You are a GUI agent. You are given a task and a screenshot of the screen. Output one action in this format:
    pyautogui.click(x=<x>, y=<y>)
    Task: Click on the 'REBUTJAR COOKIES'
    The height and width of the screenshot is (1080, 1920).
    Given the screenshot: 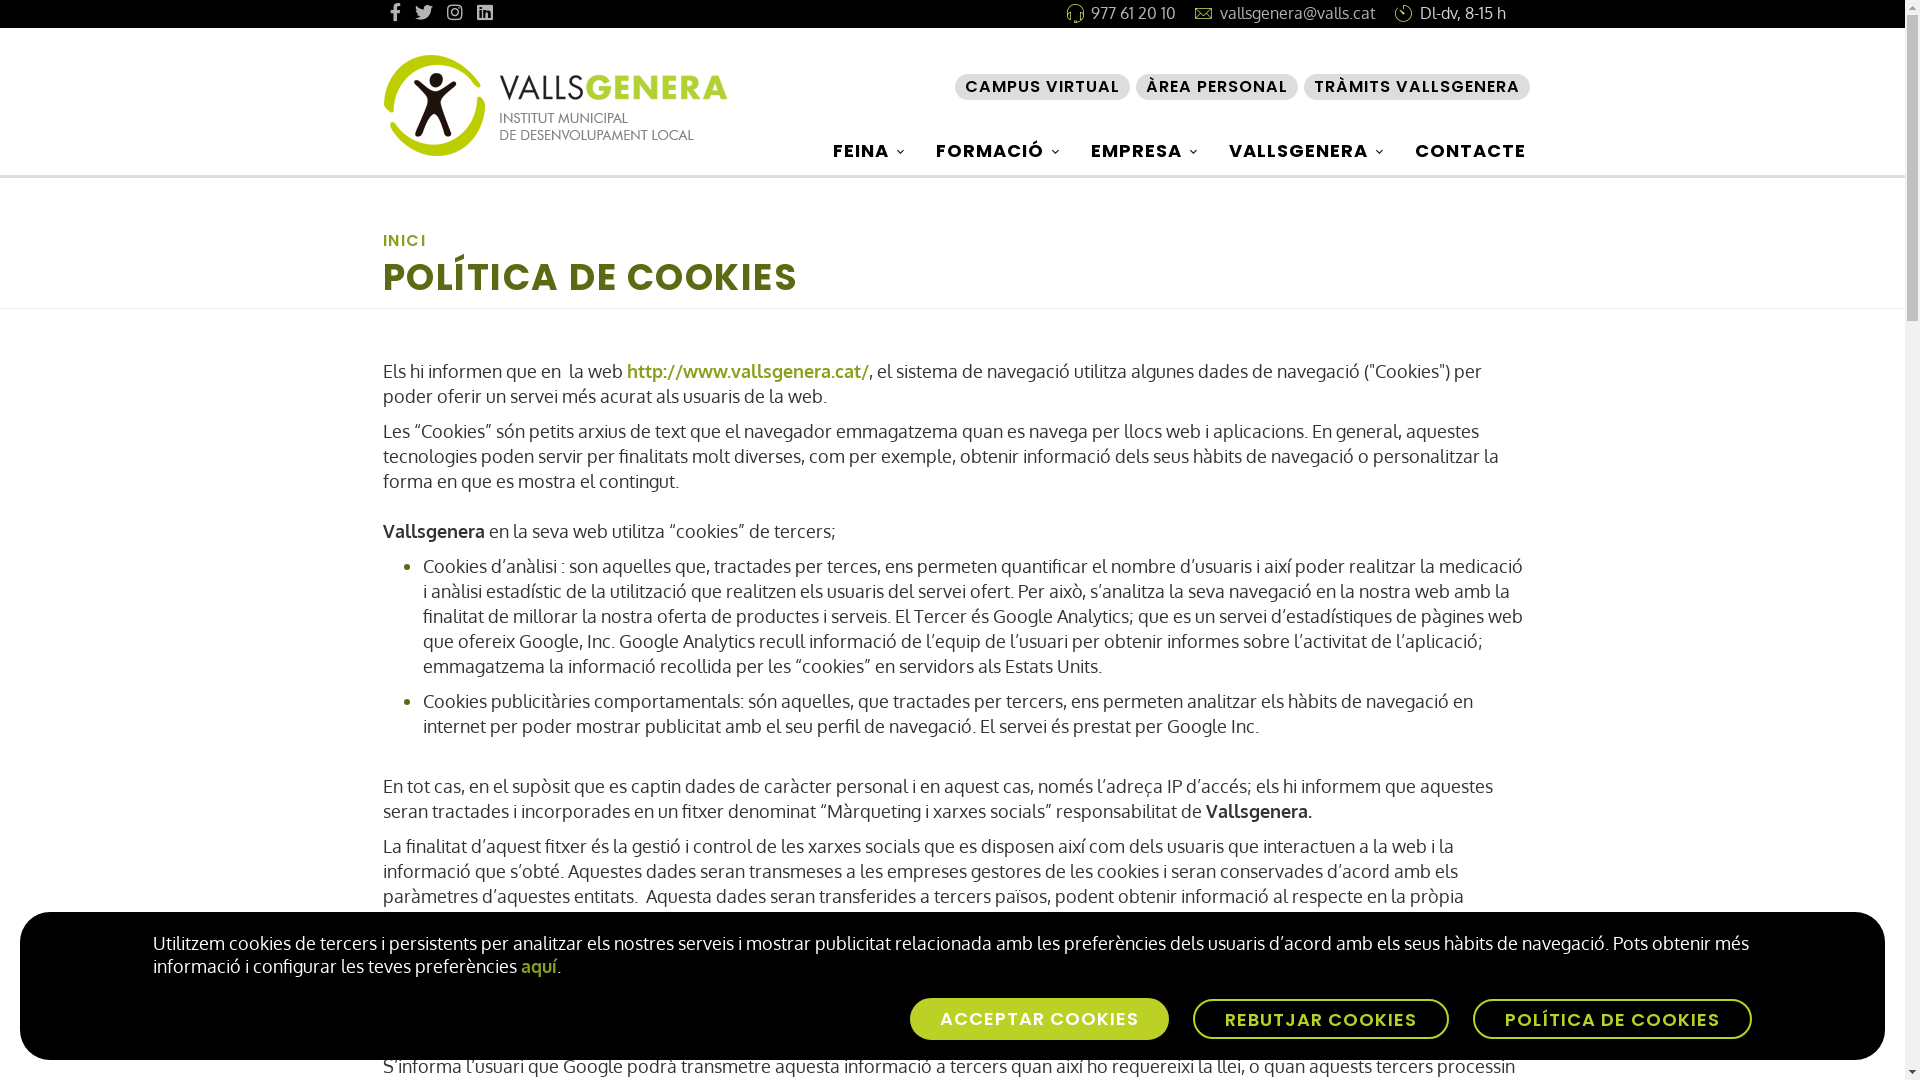 What is the action you would take?
    pyautogui.click(x=1320, y=1018)
    